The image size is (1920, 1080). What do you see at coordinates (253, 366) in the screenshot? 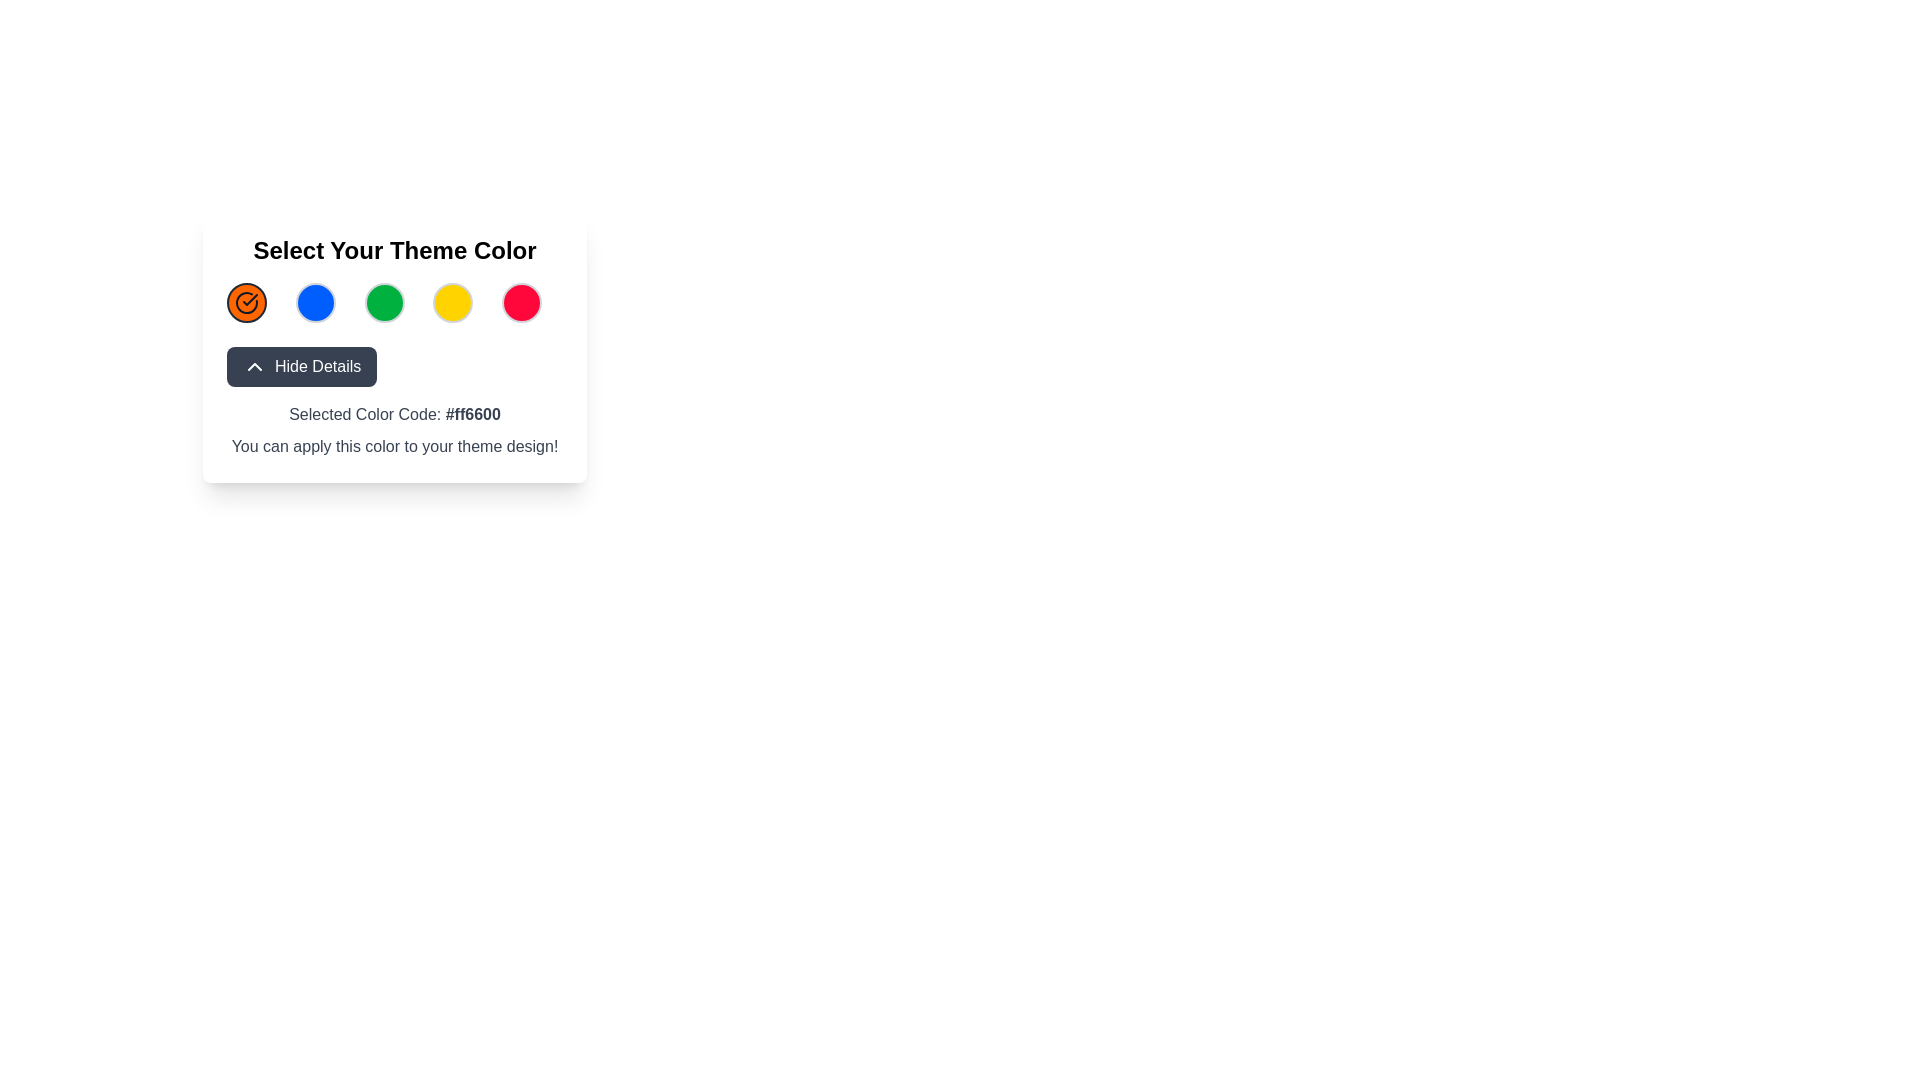
I see `the collapse/hide details icon located on the left side of the 'Hide Details' button, positioned below the color selection icons` at bounding box center [253, 366].